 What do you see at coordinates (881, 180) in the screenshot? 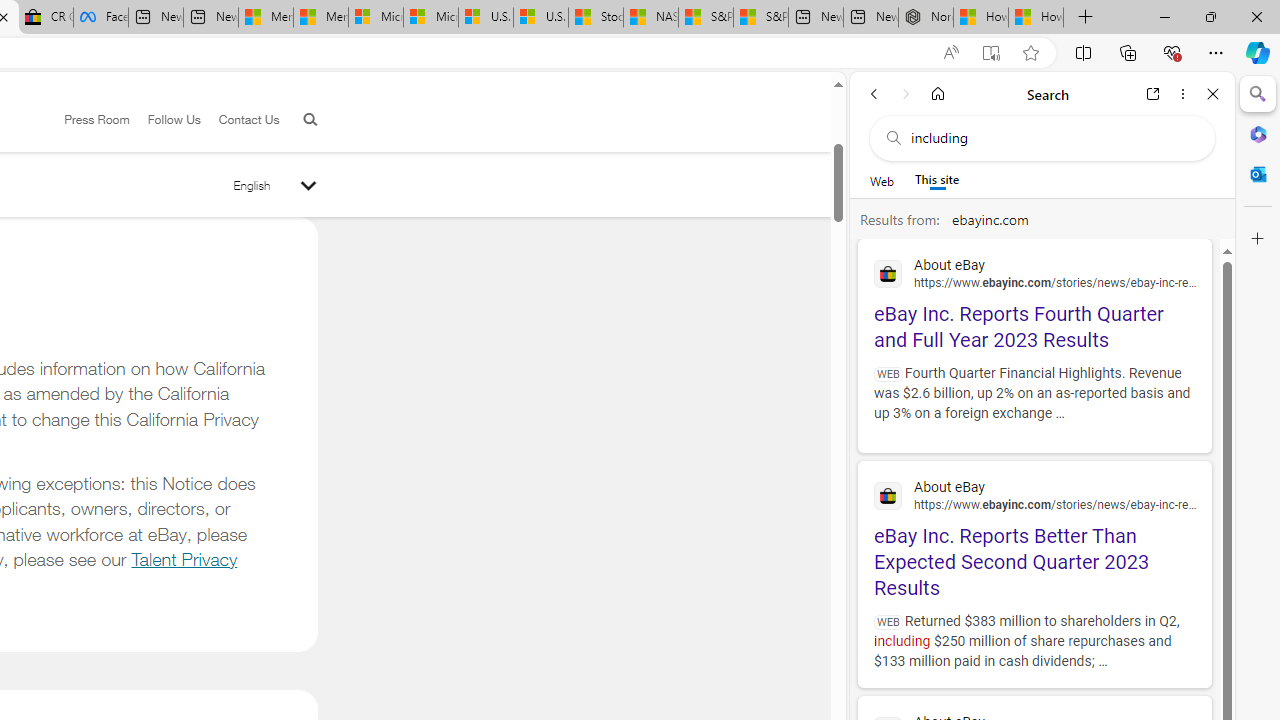
I see `'Web scope'` at bounding box center [881, 180].